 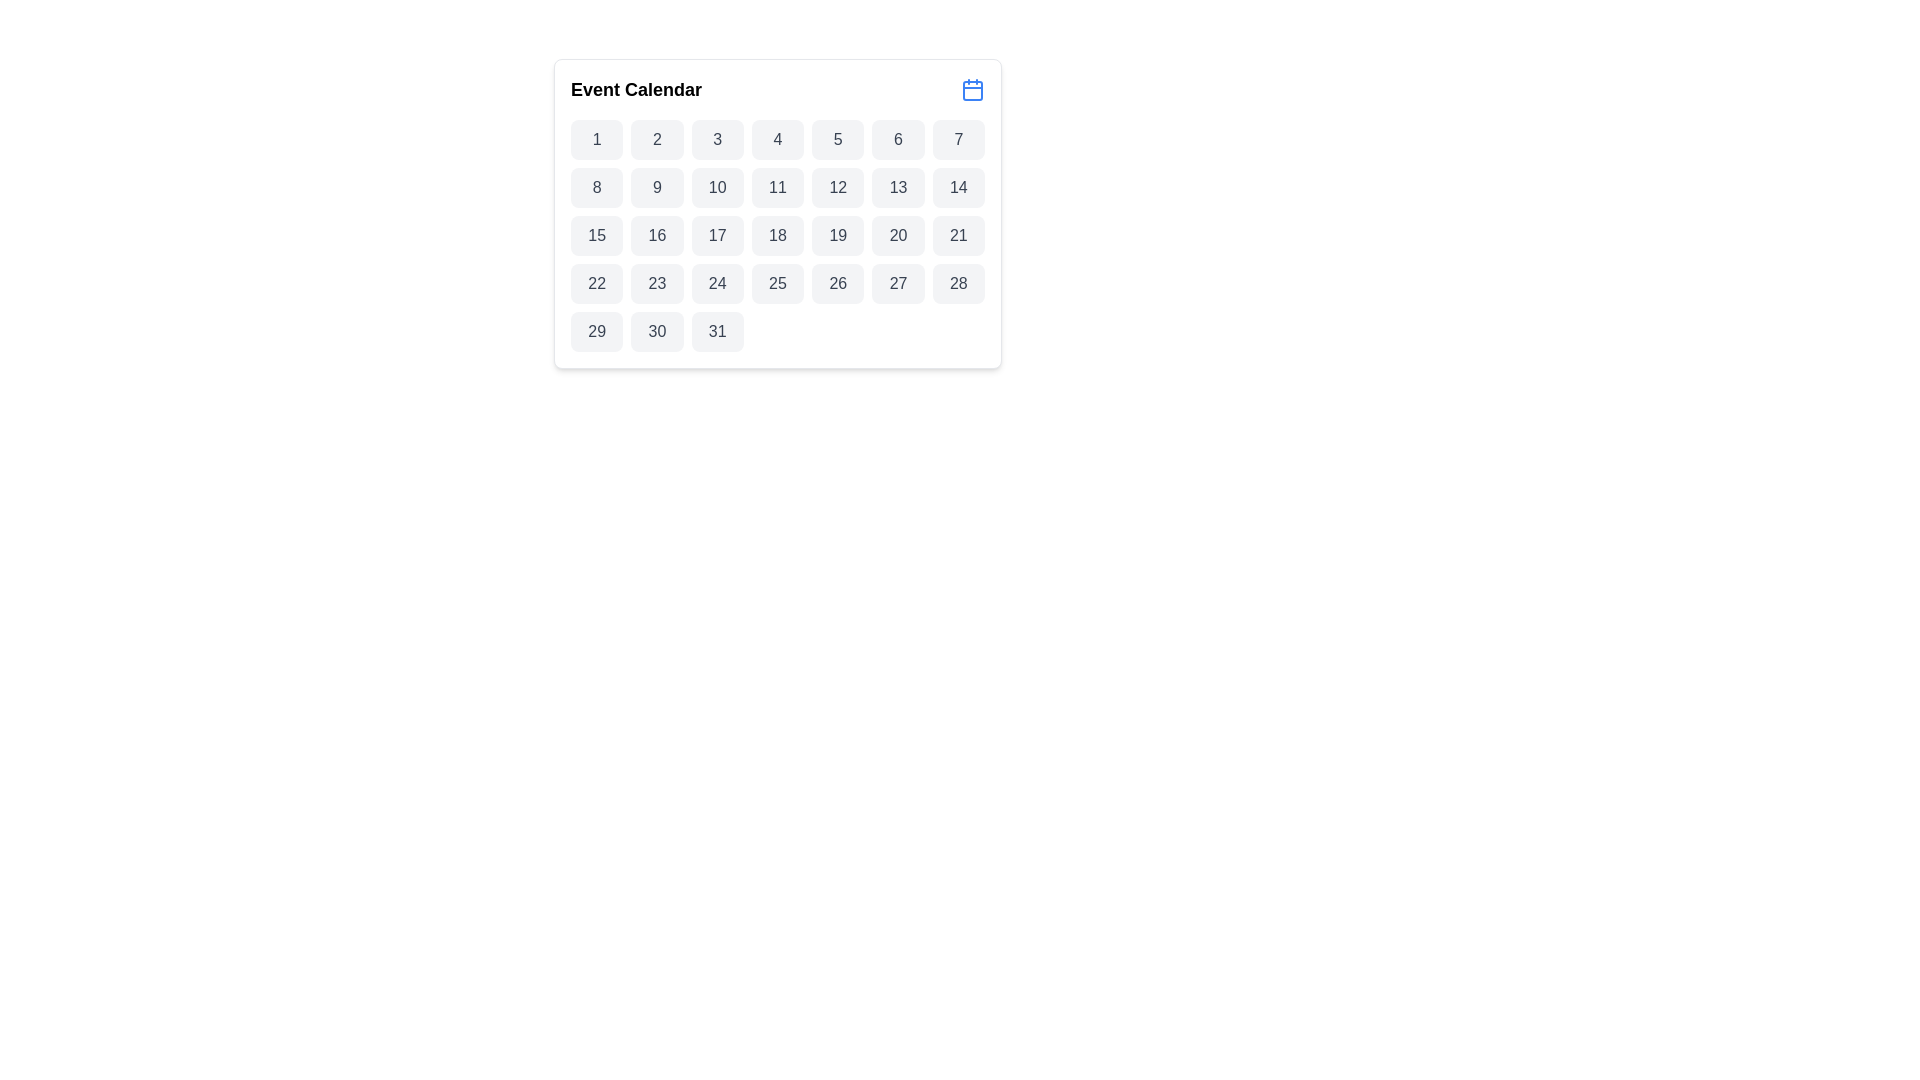 I want to click on the selectable date button representing the 29th day of the month in the calendar component, so click(x=596, y=330).